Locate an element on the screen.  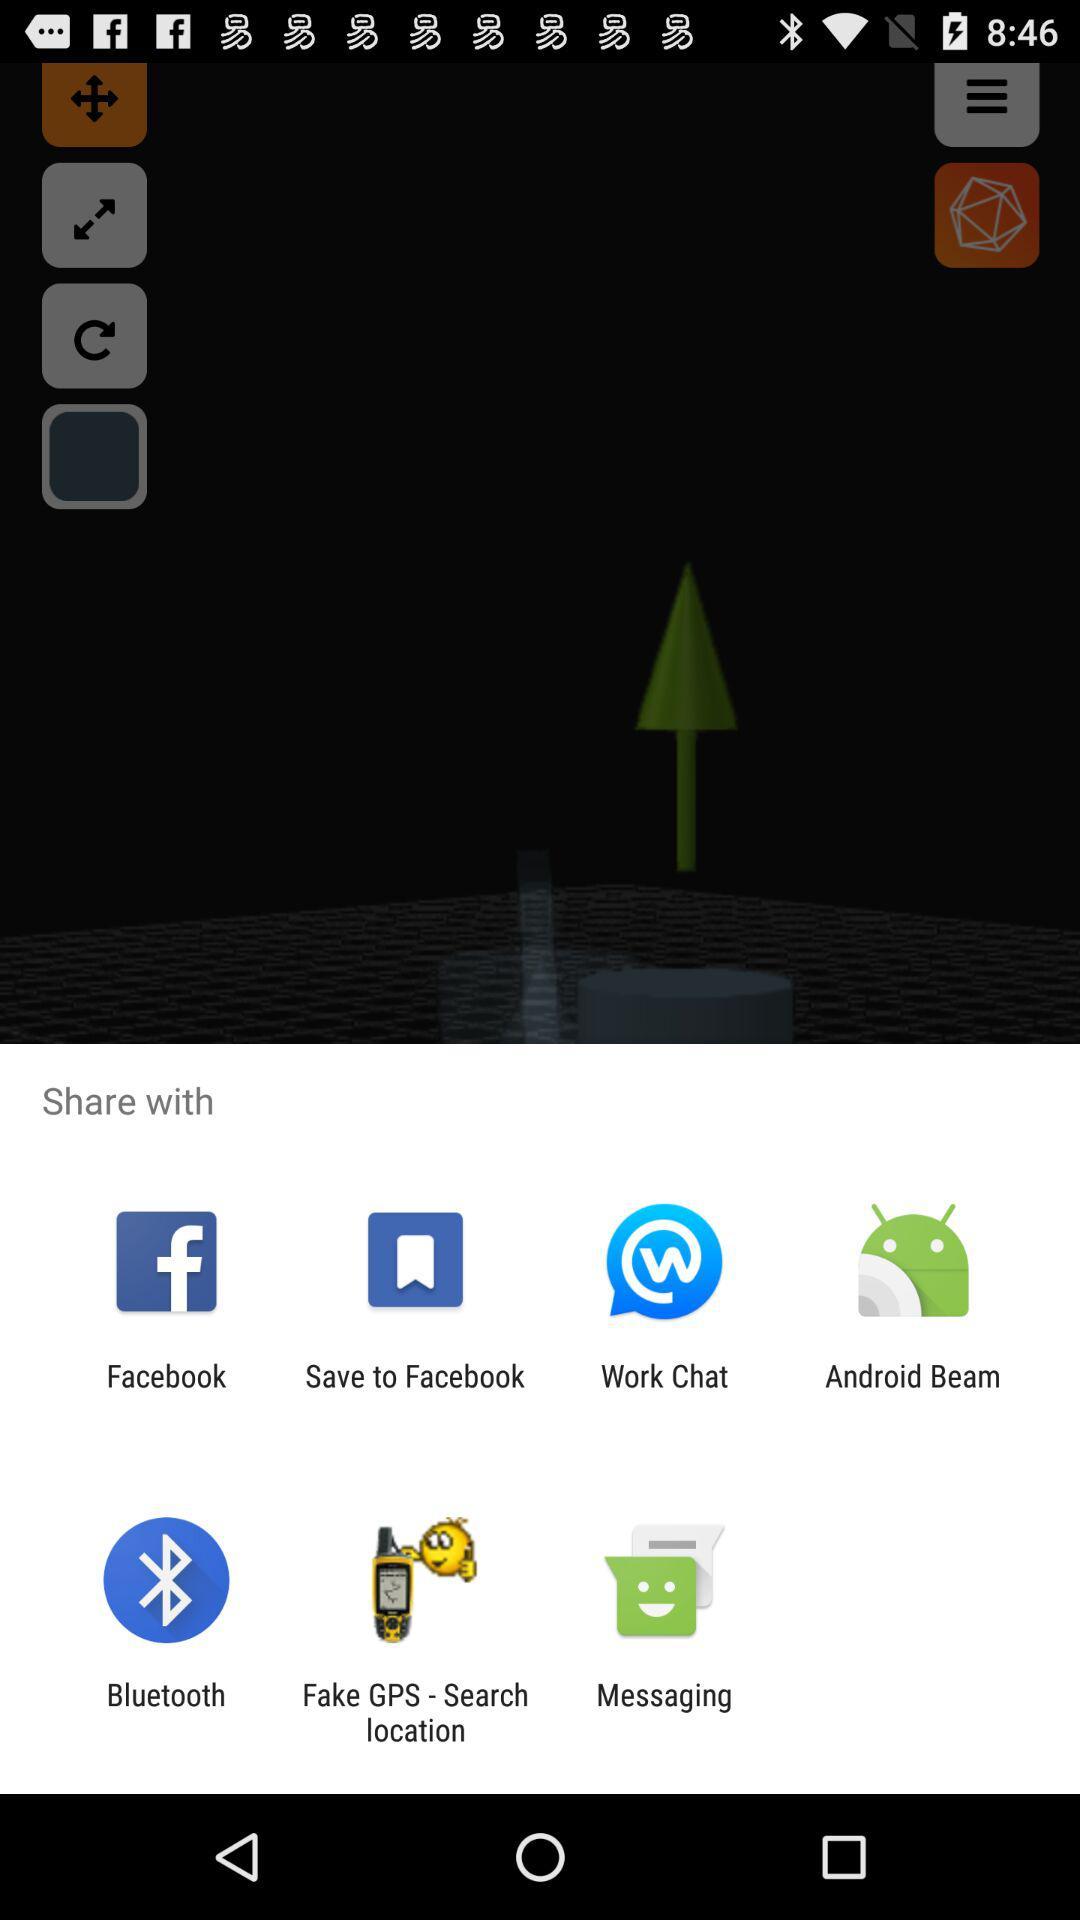
the item next to bluetooth item is located at coordinates (414, 1711).